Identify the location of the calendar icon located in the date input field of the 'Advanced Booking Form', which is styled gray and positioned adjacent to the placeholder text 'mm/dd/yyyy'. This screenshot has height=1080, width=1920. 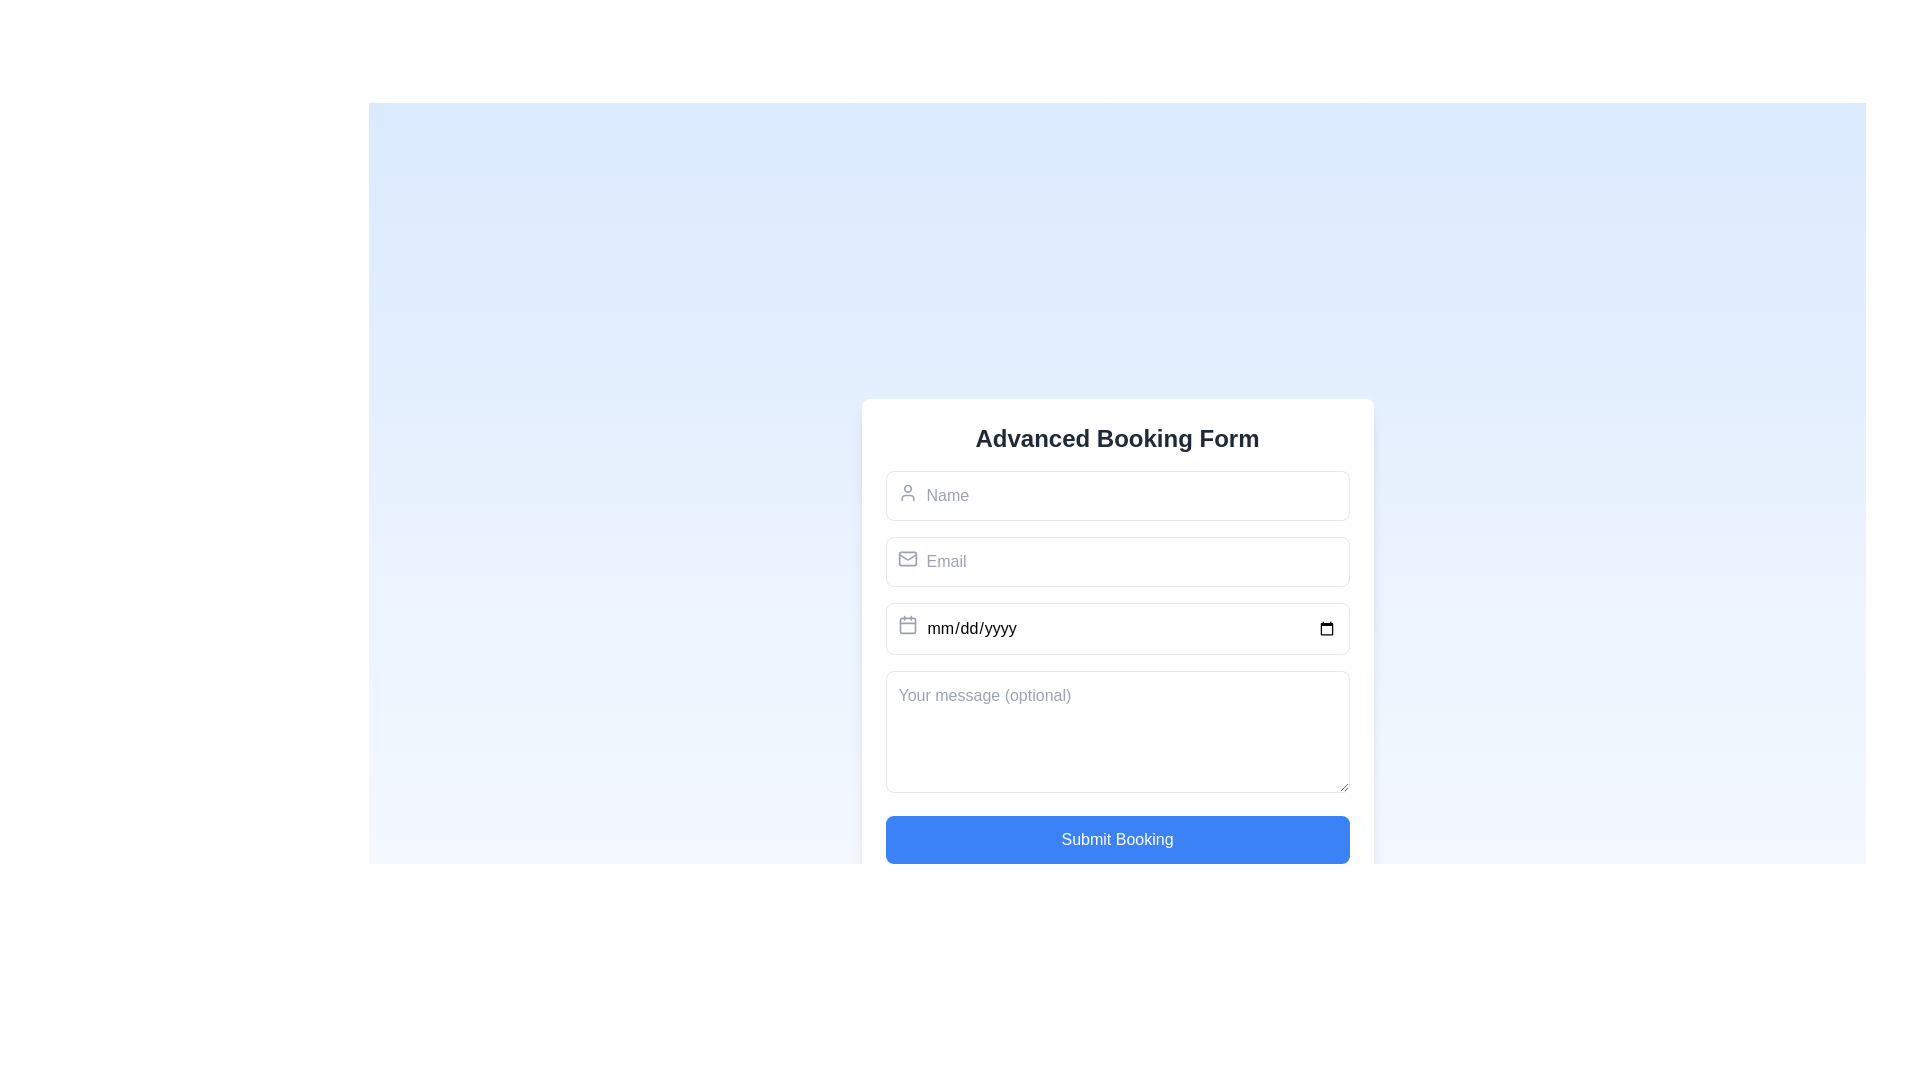
(906, 623).